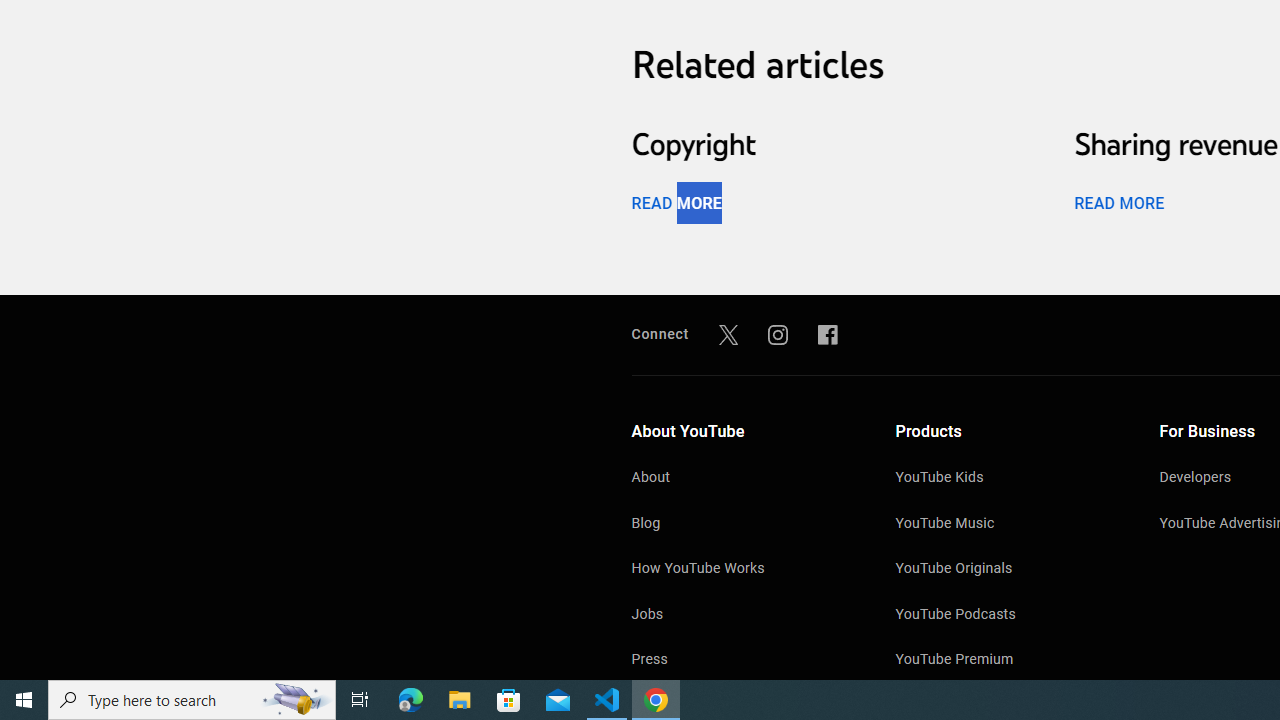 The width and height of the screenshot is (1280, 720). What do you see at coordinates (742, 523) in the screenshot?
I see `'Blog'` at bounding box center [742, 523].